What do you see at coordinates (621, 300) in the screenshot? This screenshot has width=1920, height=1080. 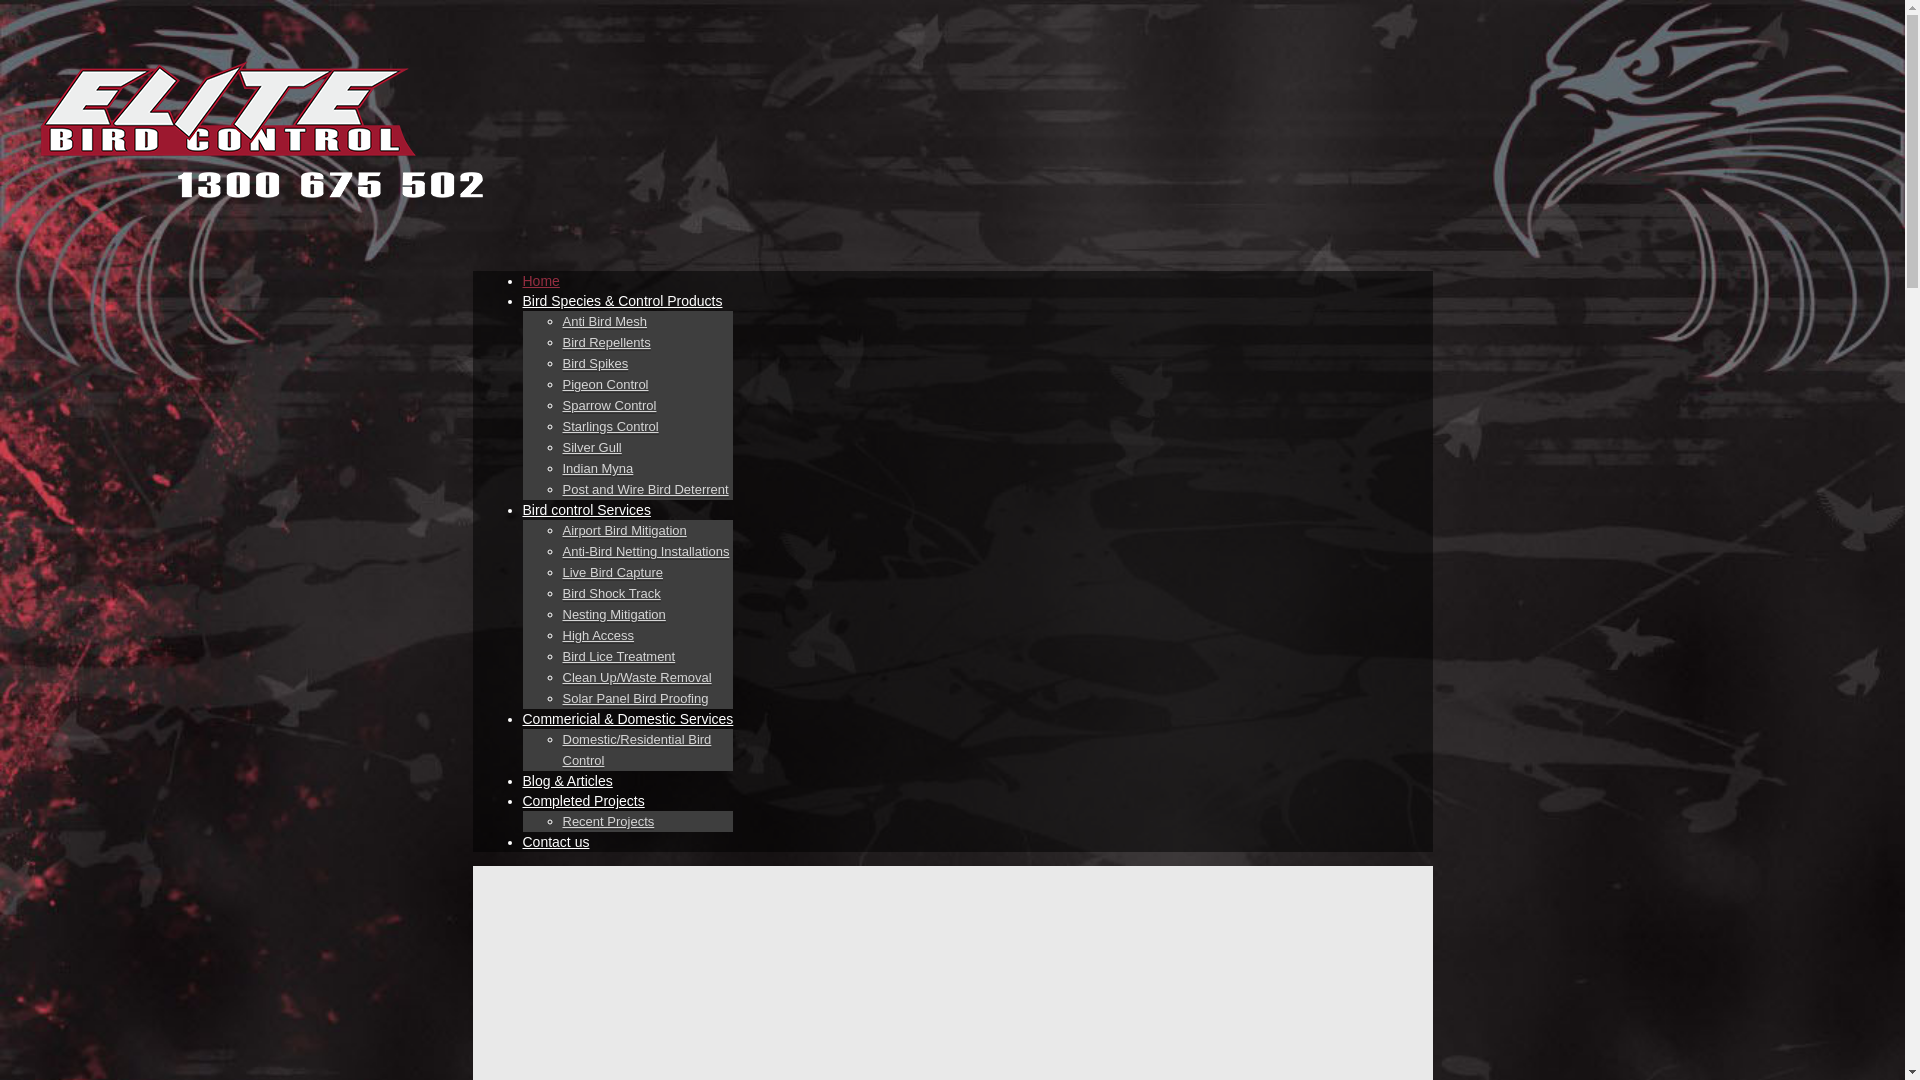 I see `'Bird Species & Control Products'` at bounding box center [621, 300].